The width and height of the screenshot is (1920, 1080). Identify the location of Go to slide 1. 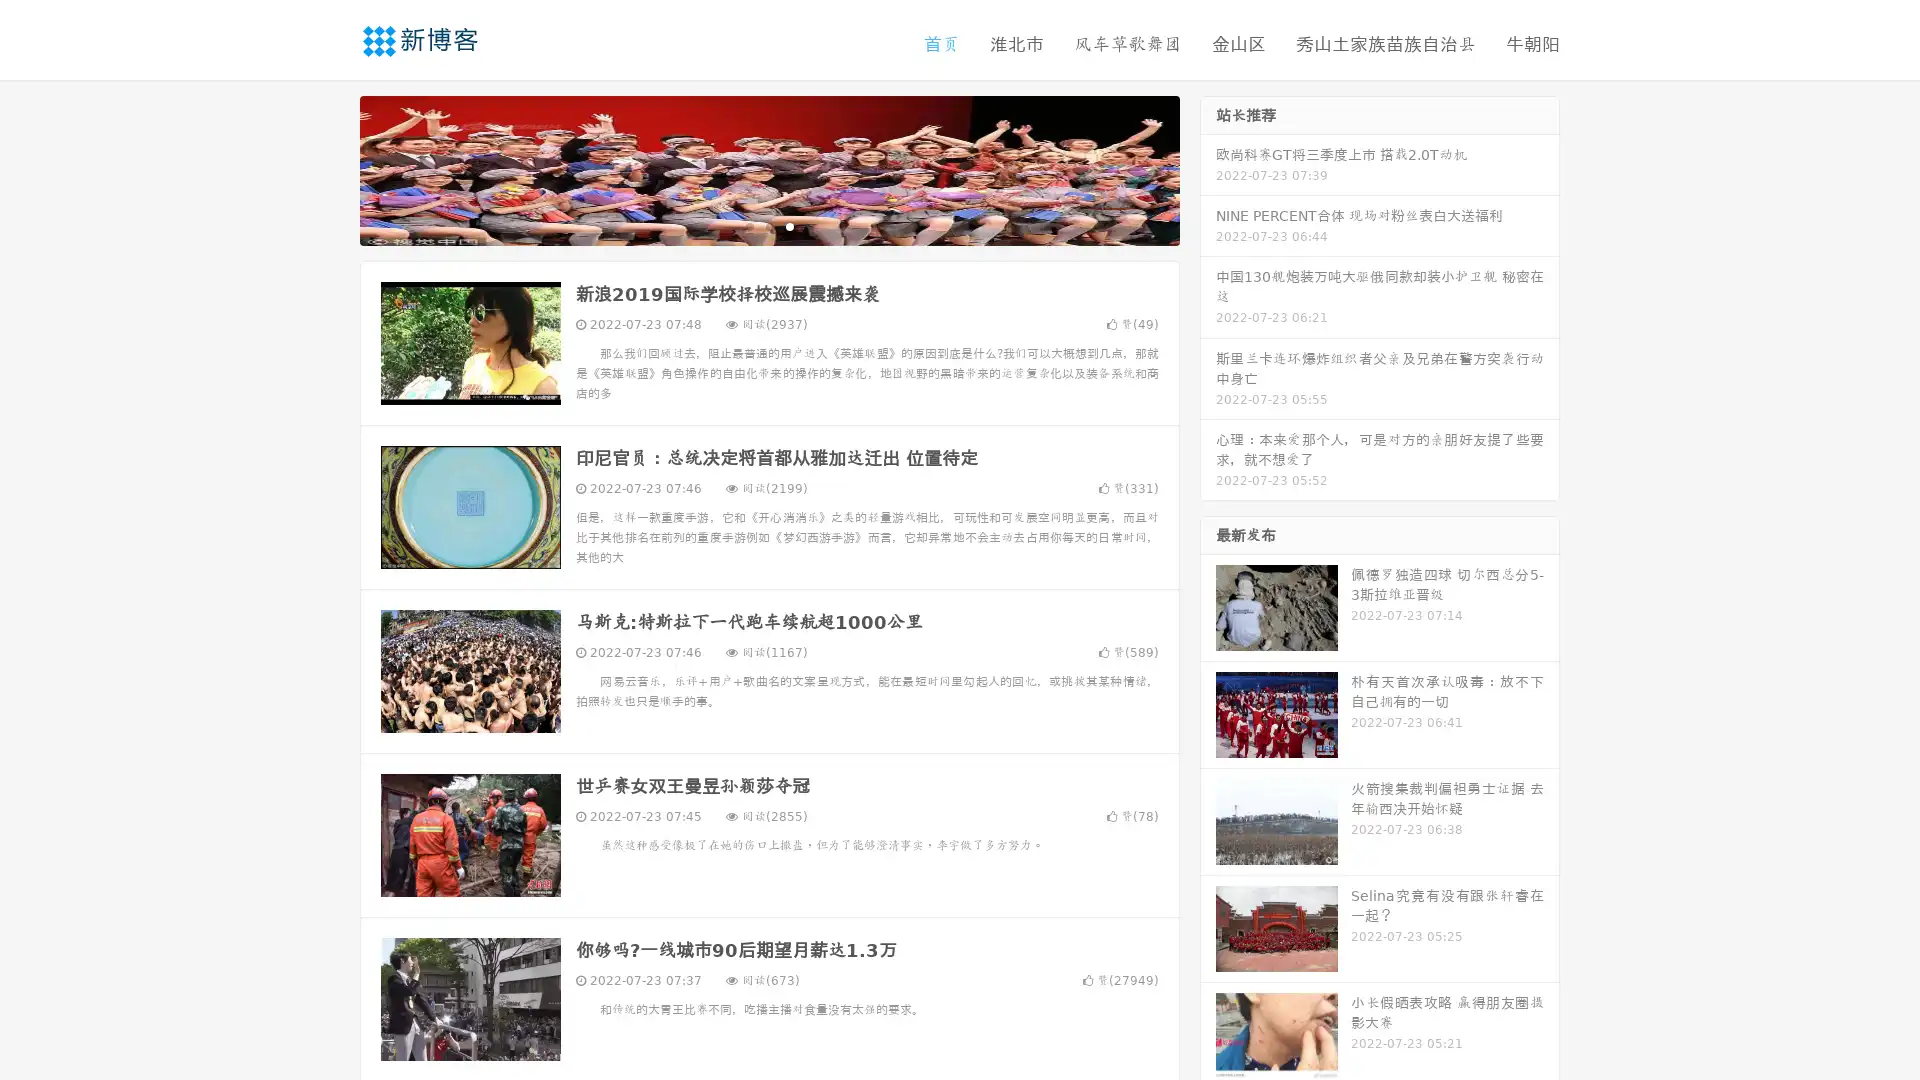
(748, 225).